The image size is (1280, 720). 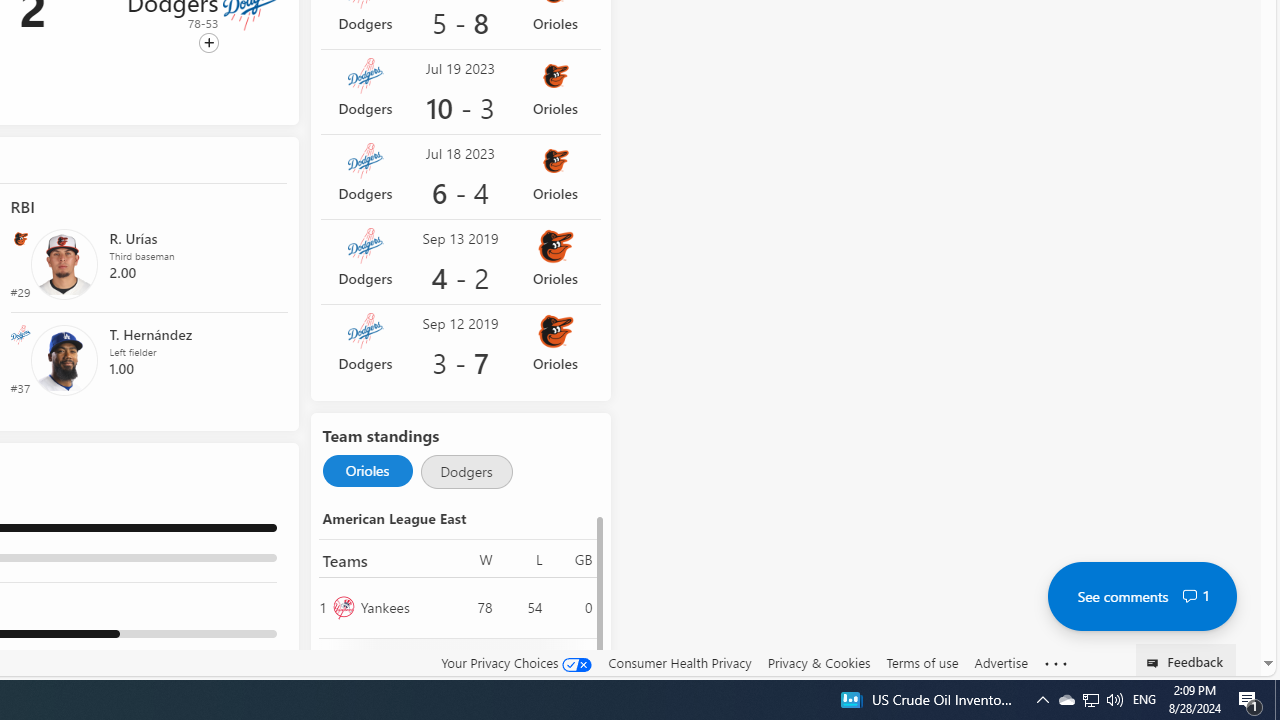 I want to click on 'Class: oneFooter_seeMore-DS-EntryPoint1-1', so click(x=1055, y=663).